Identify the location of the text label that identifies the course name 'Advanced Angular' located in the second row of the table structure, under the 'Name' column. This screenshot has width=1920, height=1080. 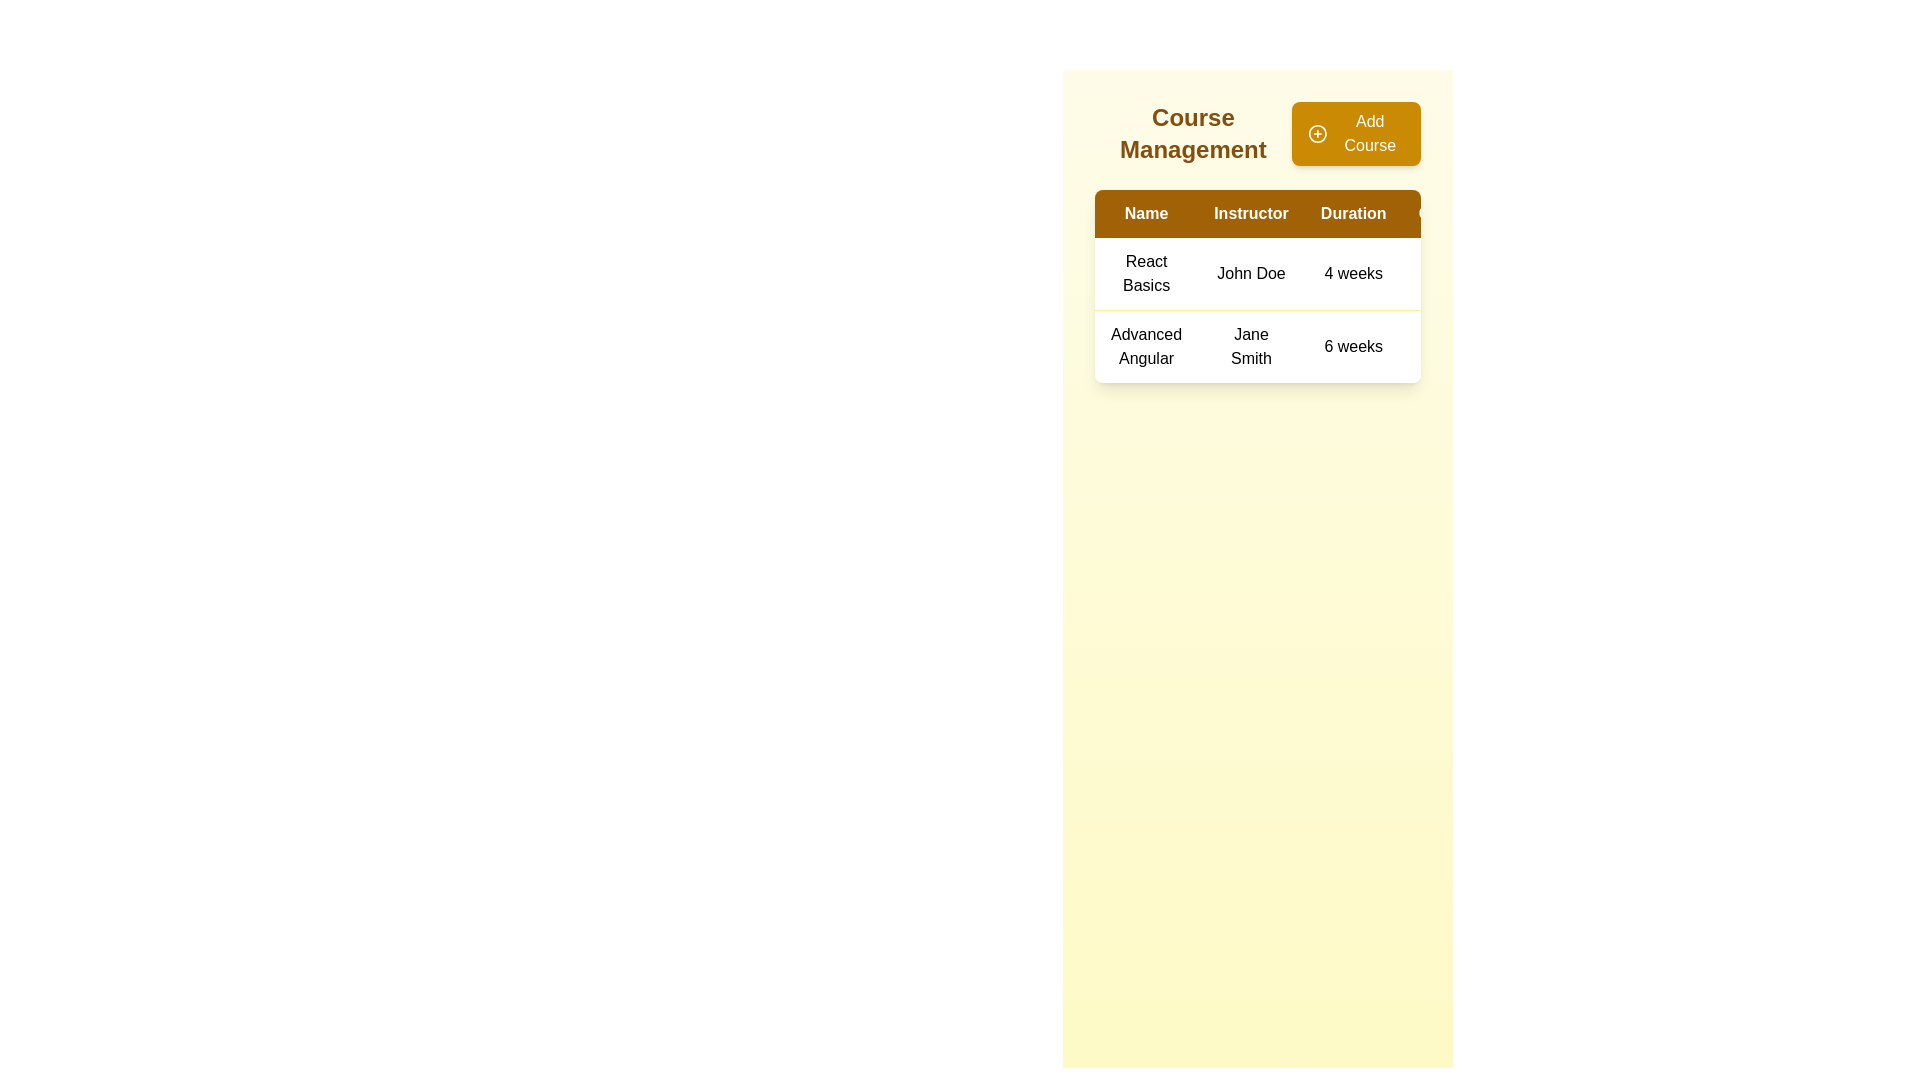
(1146, 345).